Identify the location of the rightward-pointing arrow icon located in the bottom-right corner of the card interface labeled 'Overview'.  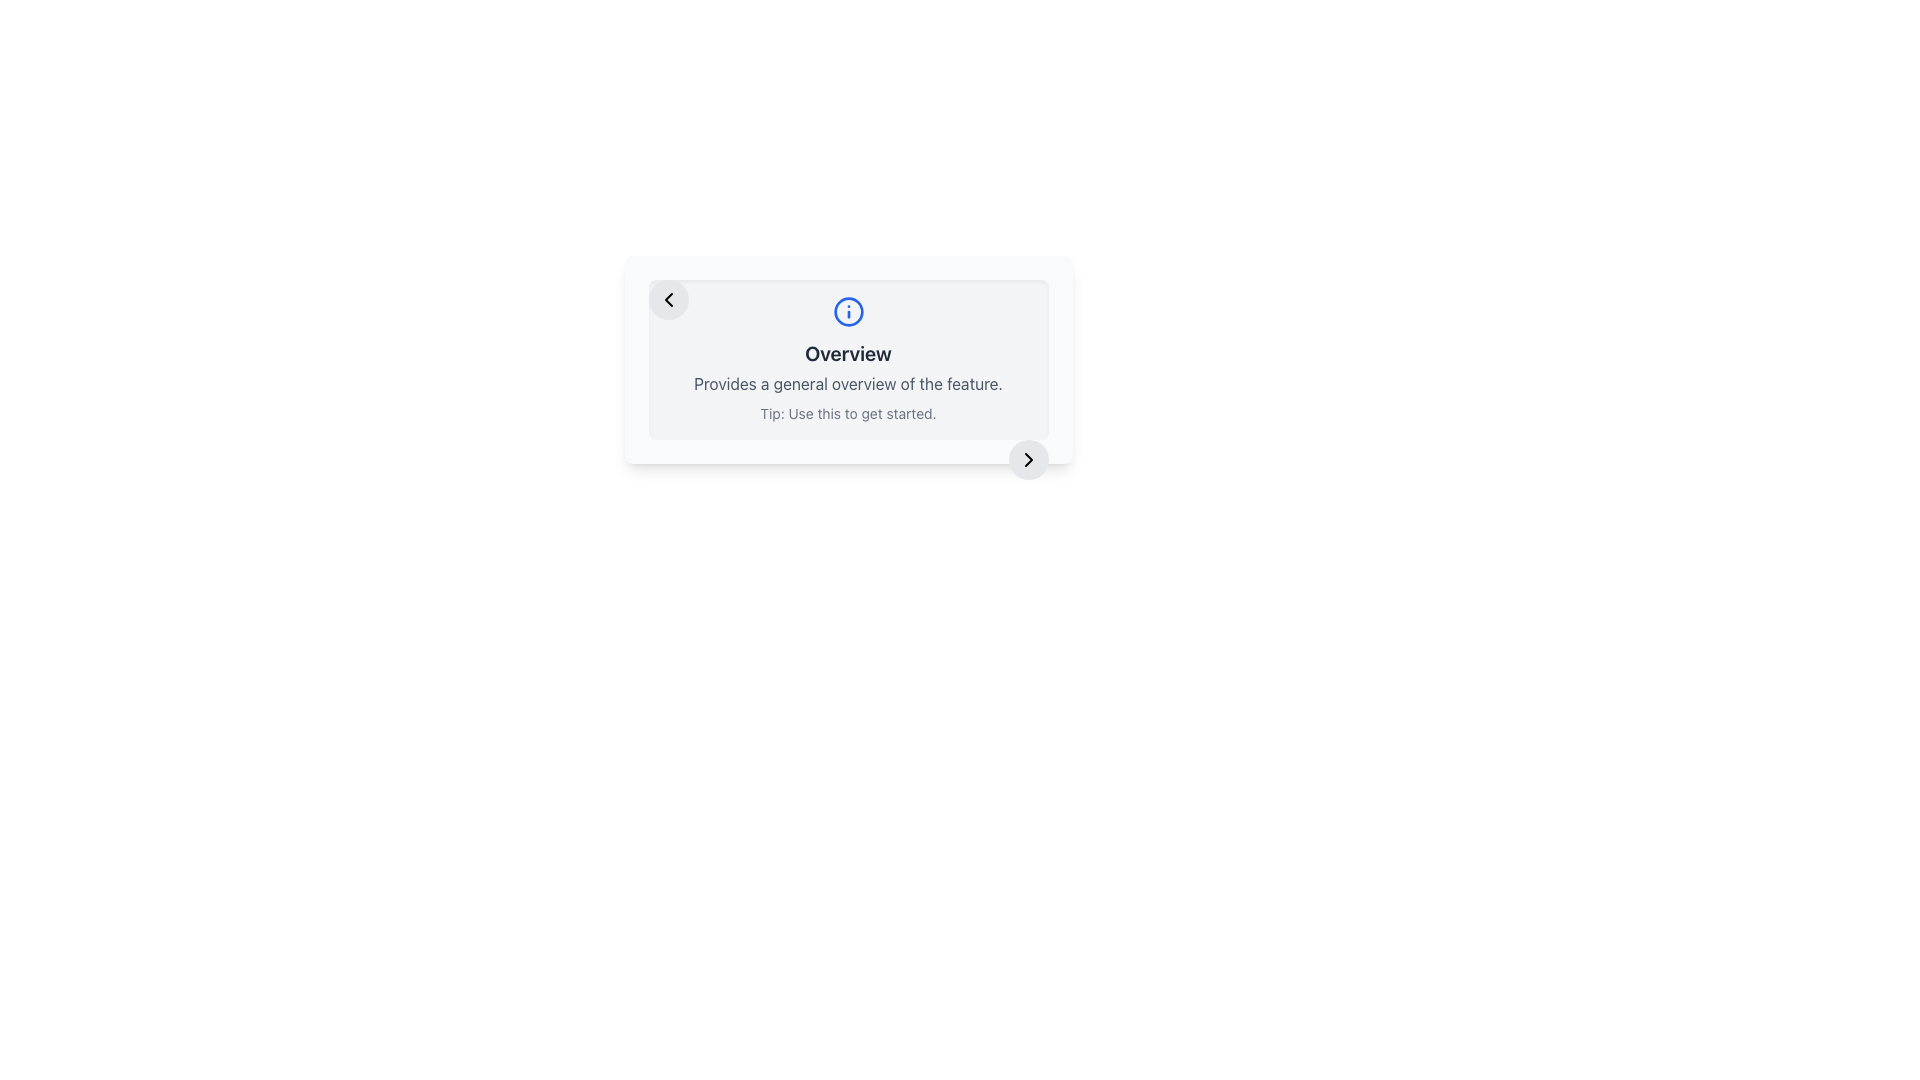
(1028, 459).